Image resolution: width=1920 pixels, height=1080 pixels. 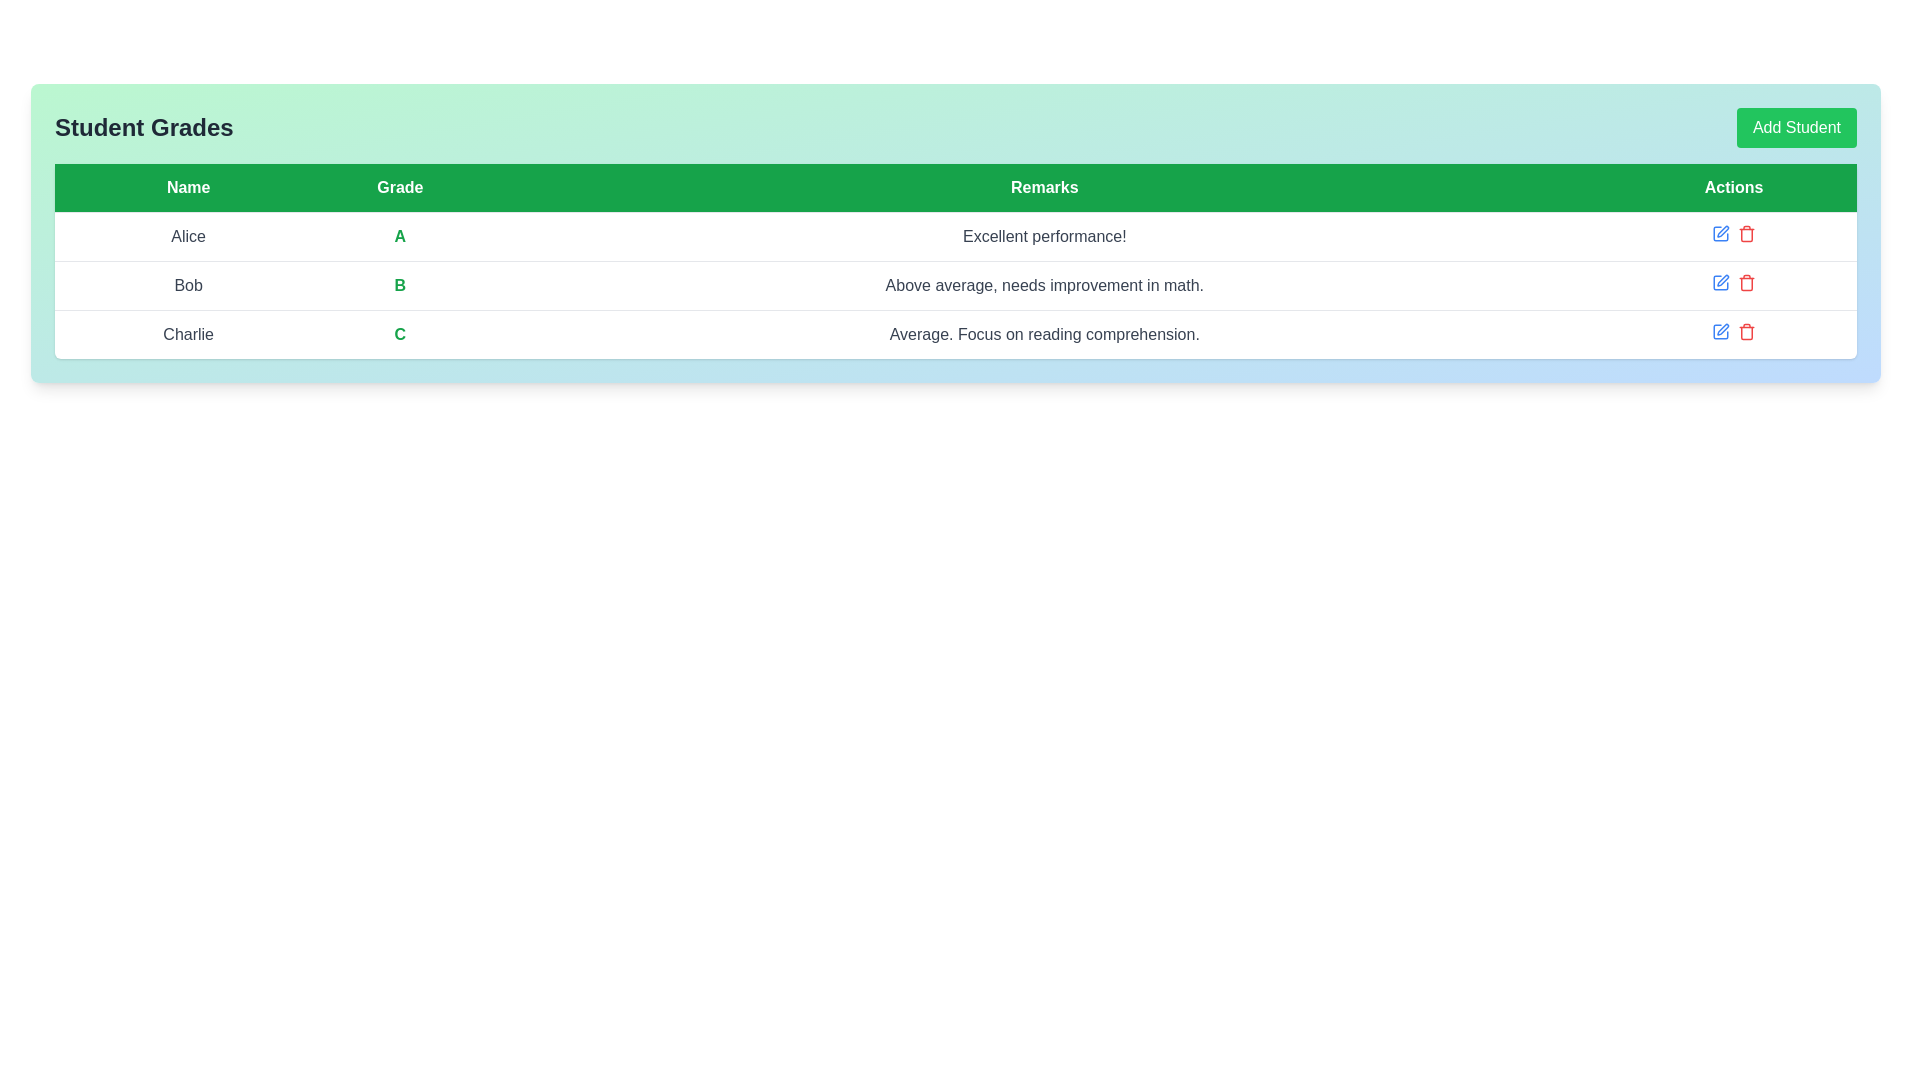 I want to click on the text label displaying 'Average. Focus on reading comprehension.' located in the last row of the 'Remarks' column, so click(x=1043, y=333).